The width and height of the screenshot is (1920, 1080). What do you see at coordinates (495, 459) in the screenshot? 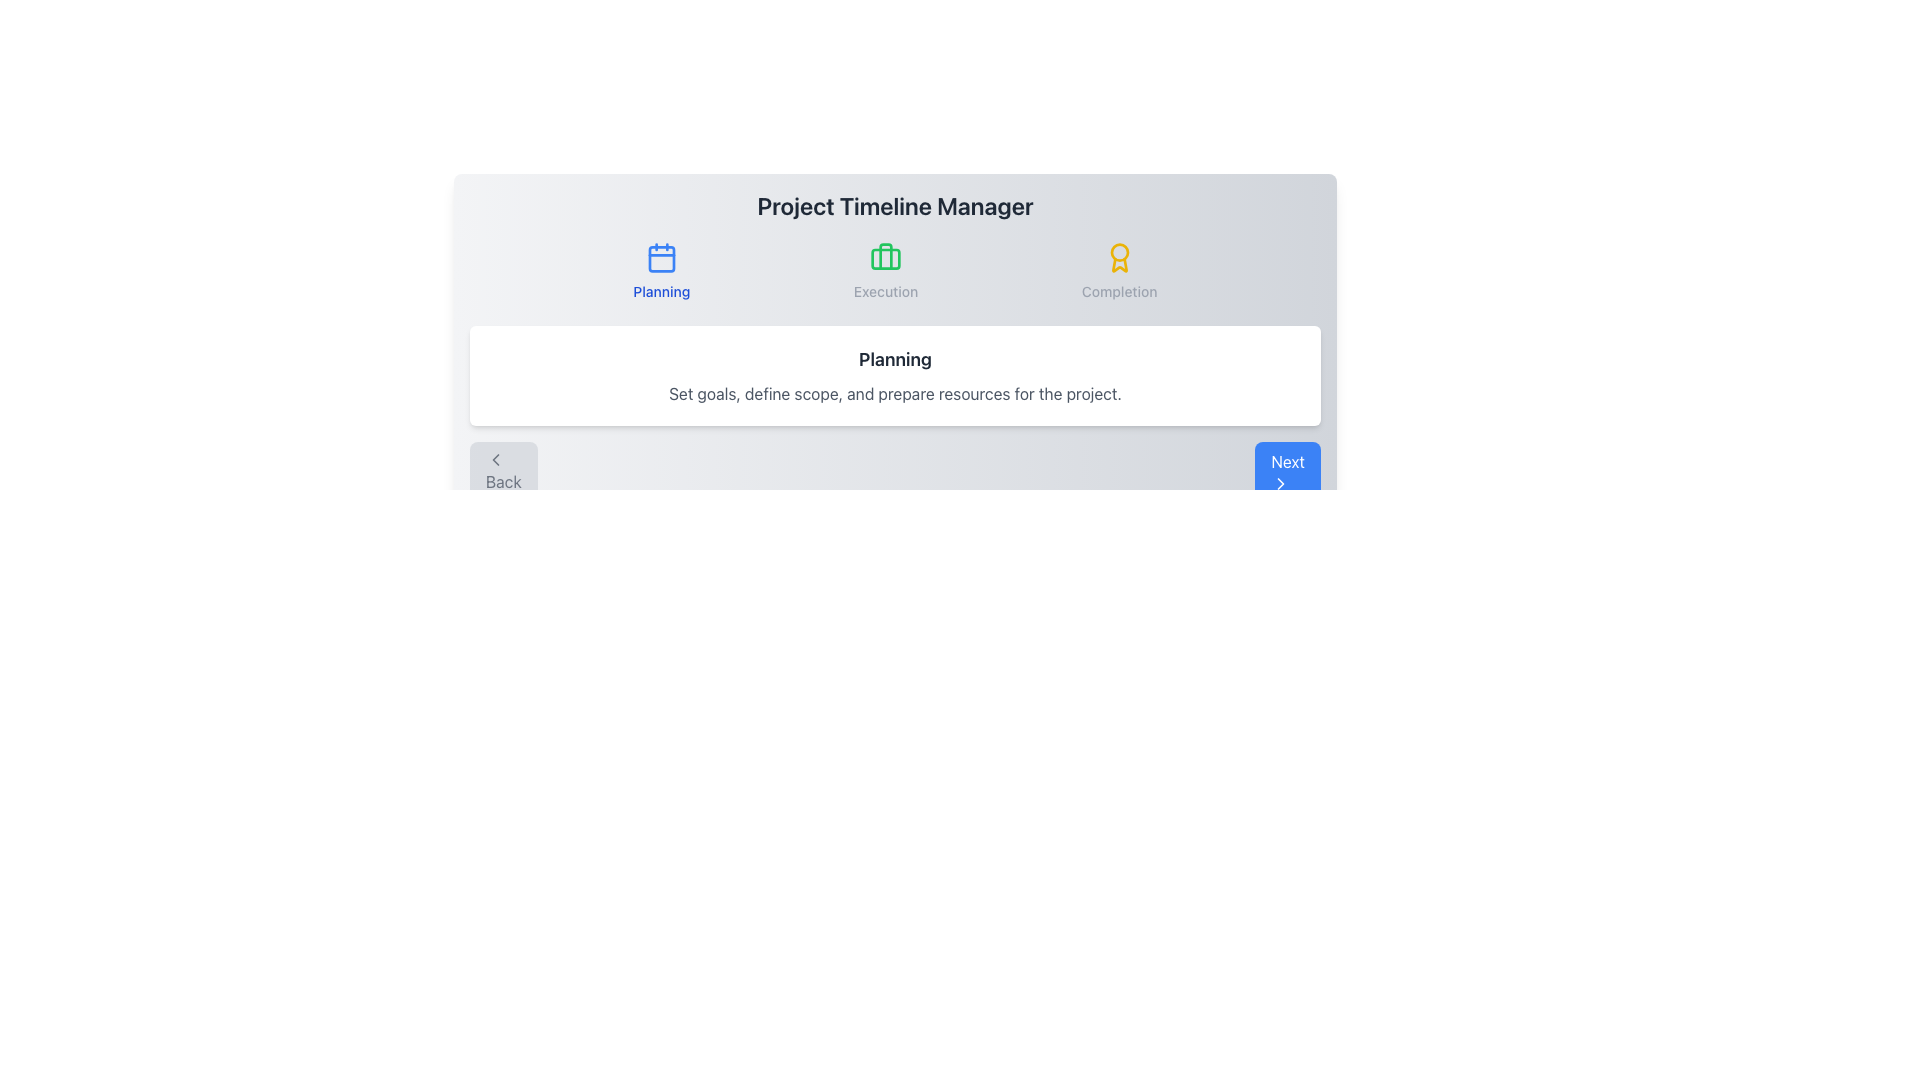
I see `the 'Back' button icon located at the bottom left corner of the interface, adjacent to the 'Back' text label` at bounding box center [495, 459].